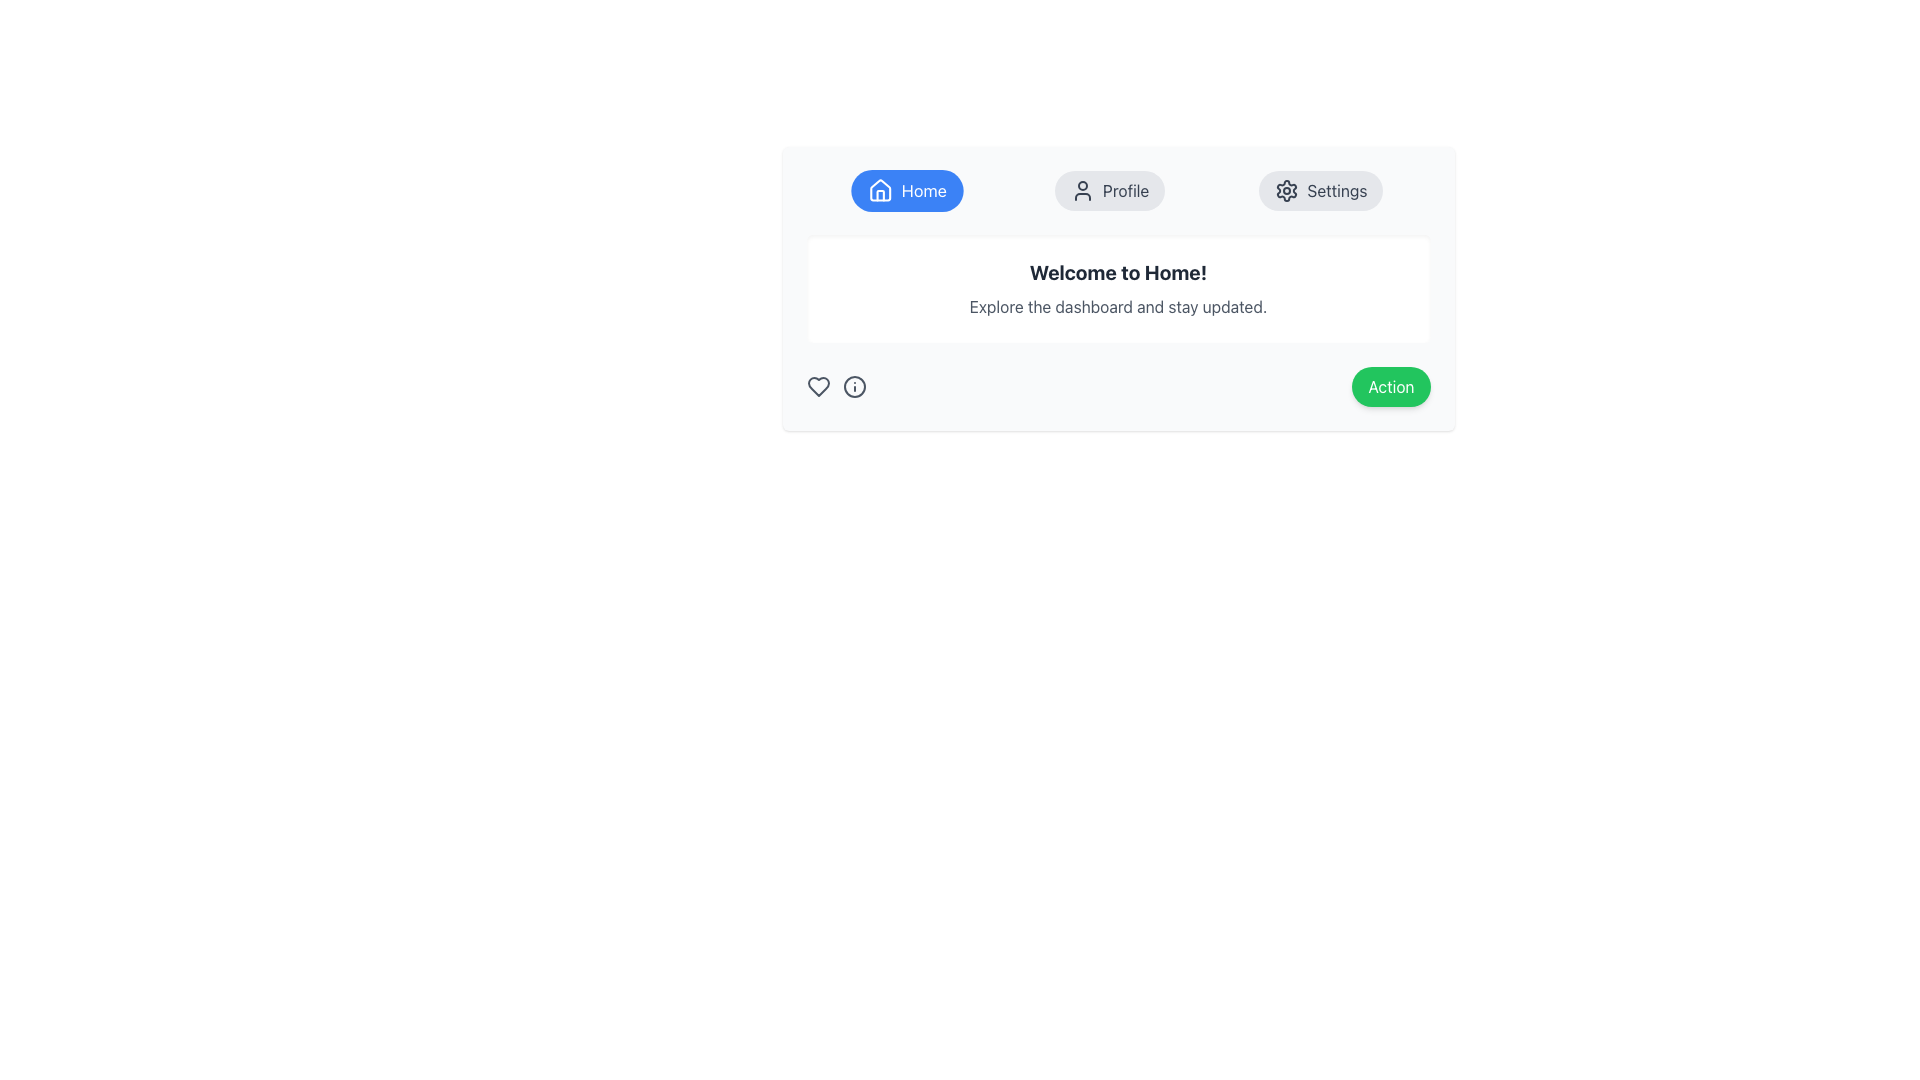 The image size is (1920, 1080). Describe the element at coordinates (1337, 191) in the screenshot. I see `the 'Settings' text label in the horizontal menu bar` at that location.